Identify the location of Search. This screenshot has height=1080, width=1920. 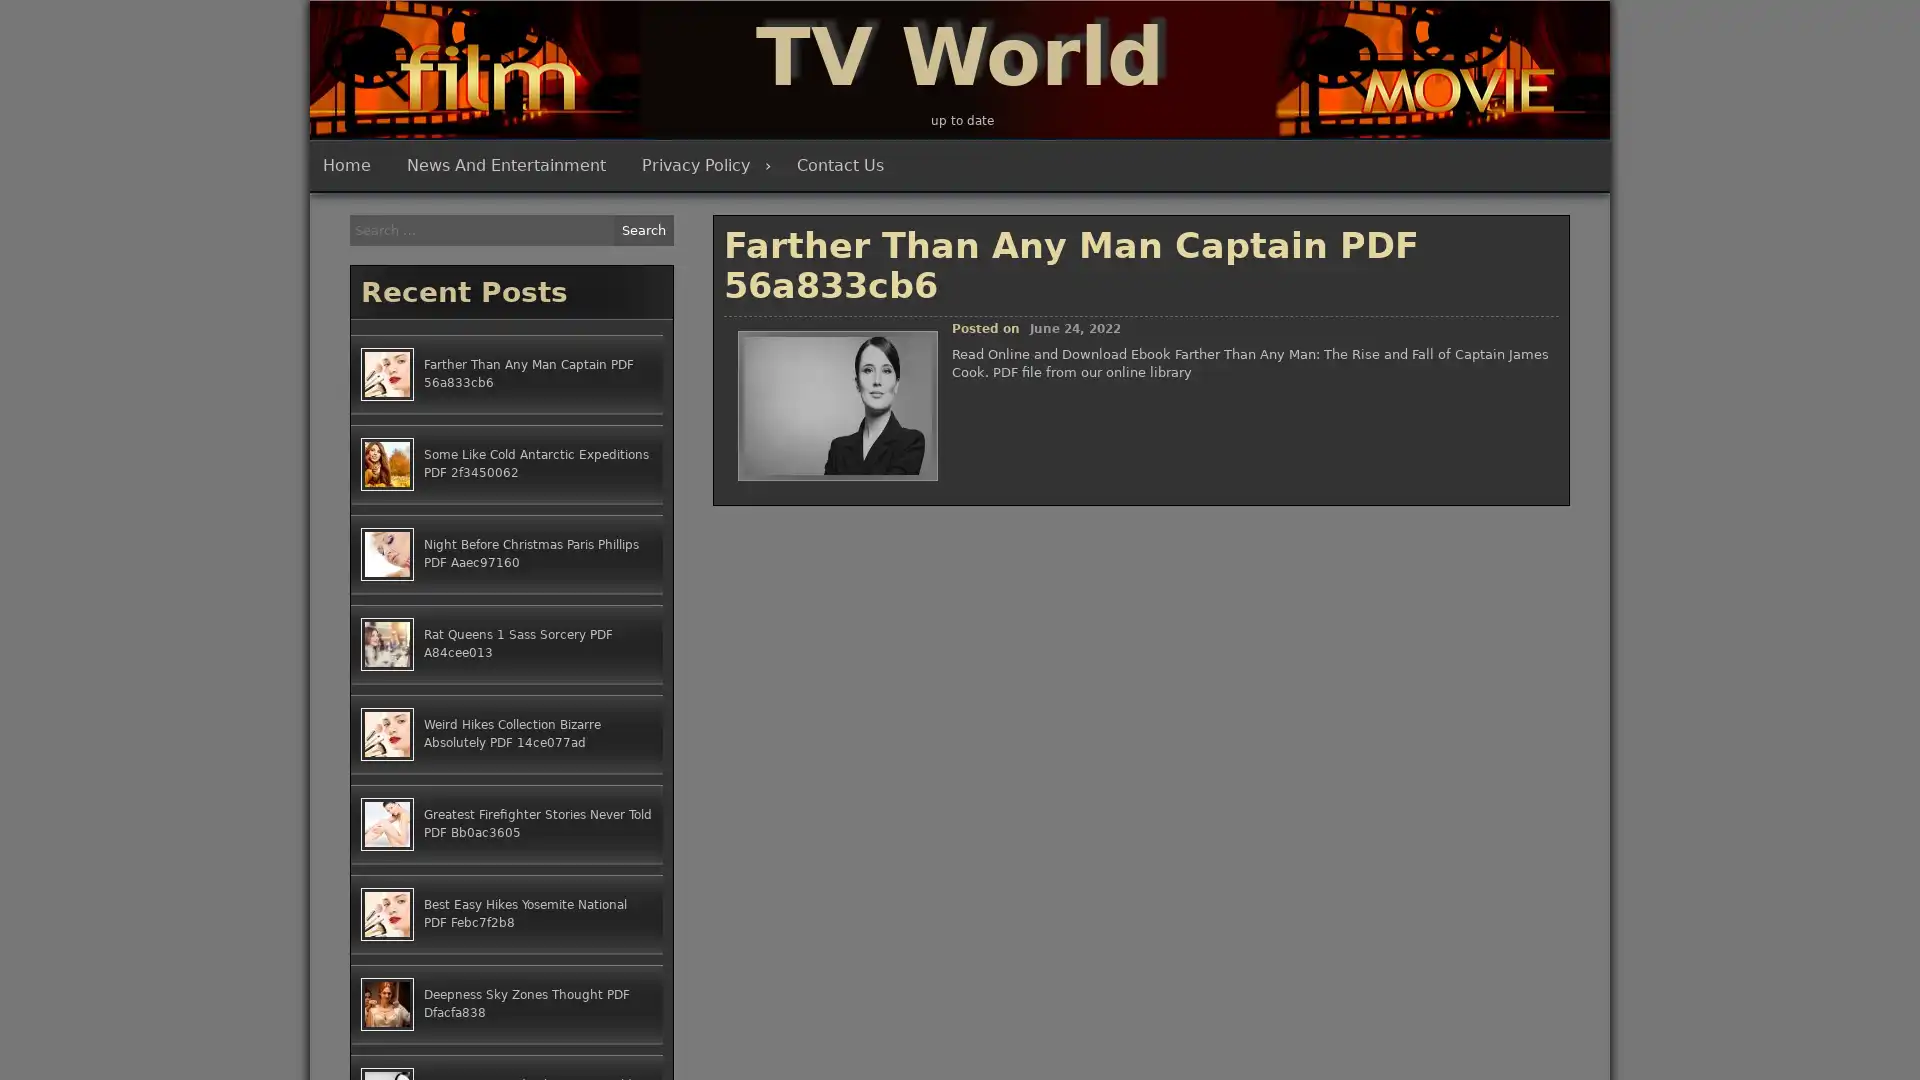
(643, 229).